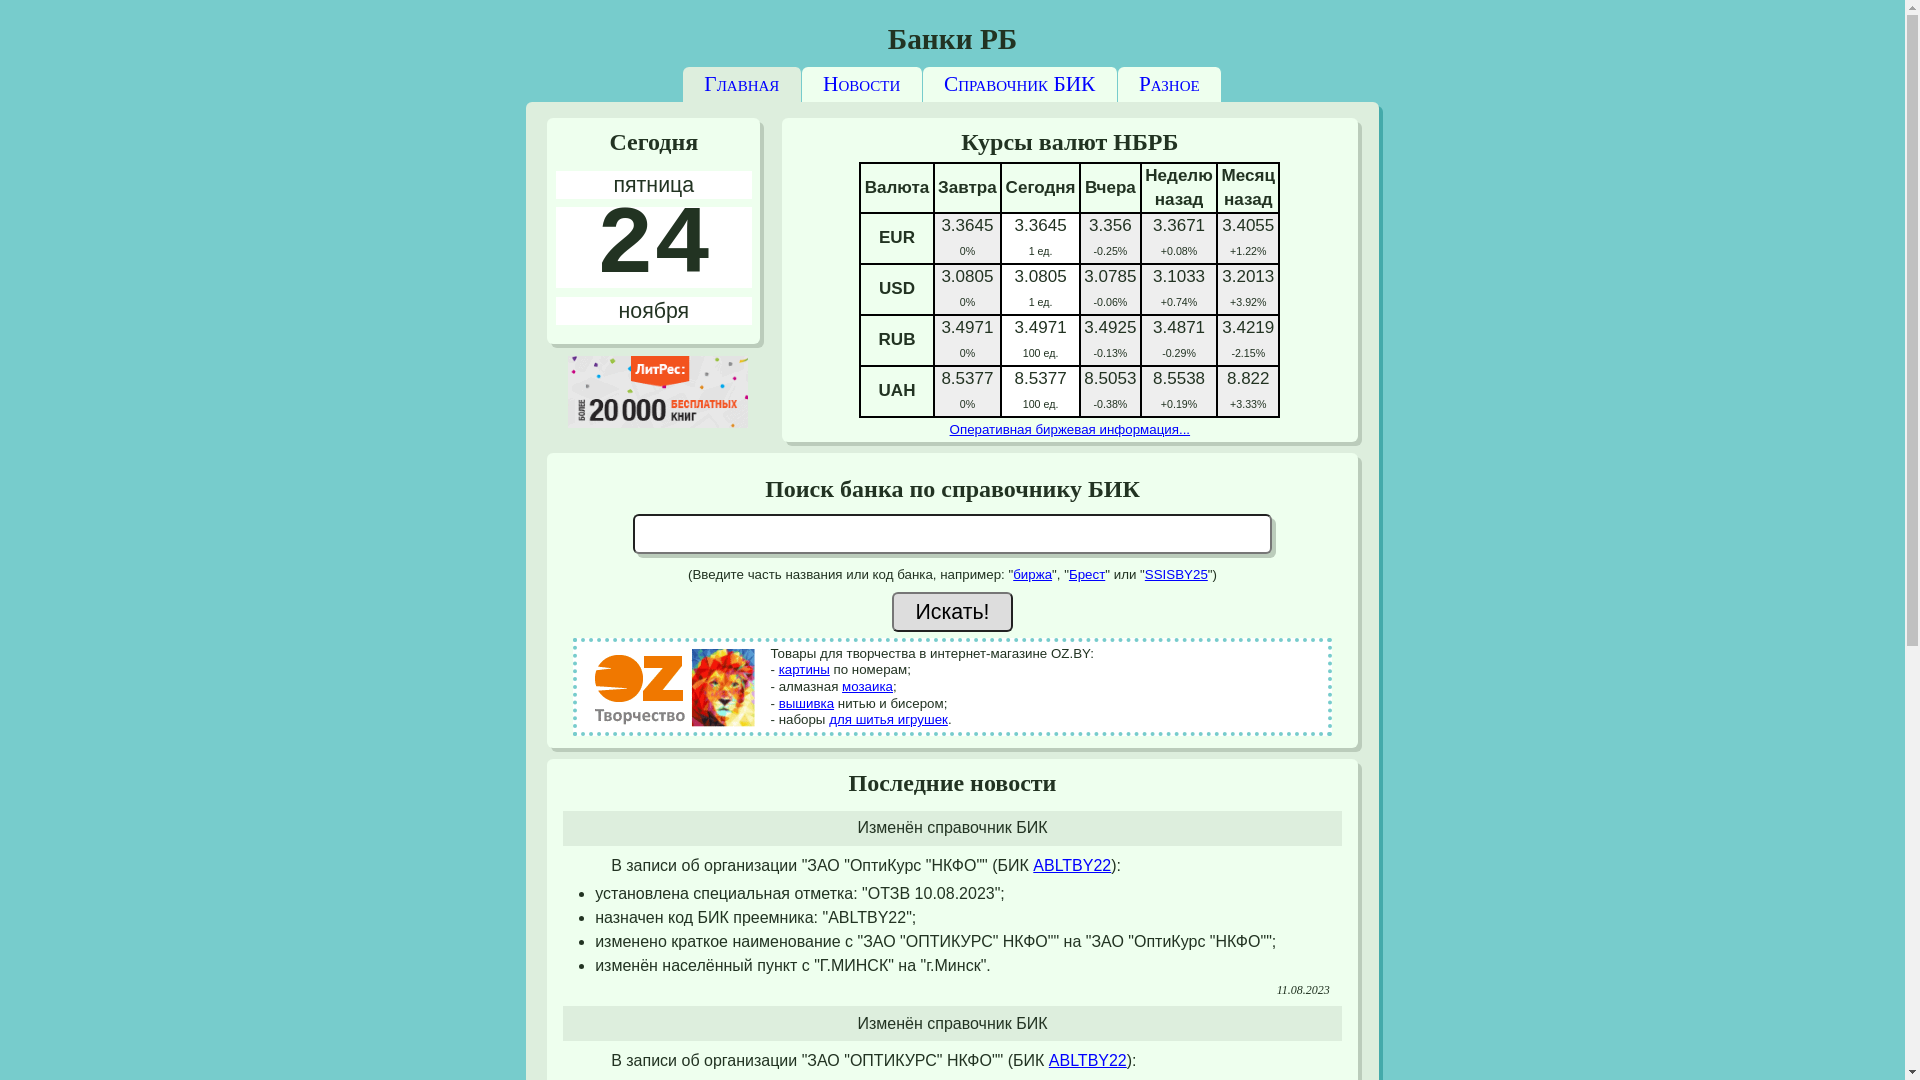 Image resolution: width=1920 pixels, height=1080 pixels. I want to click on 'ABLTBY22', so click(1032, 864).